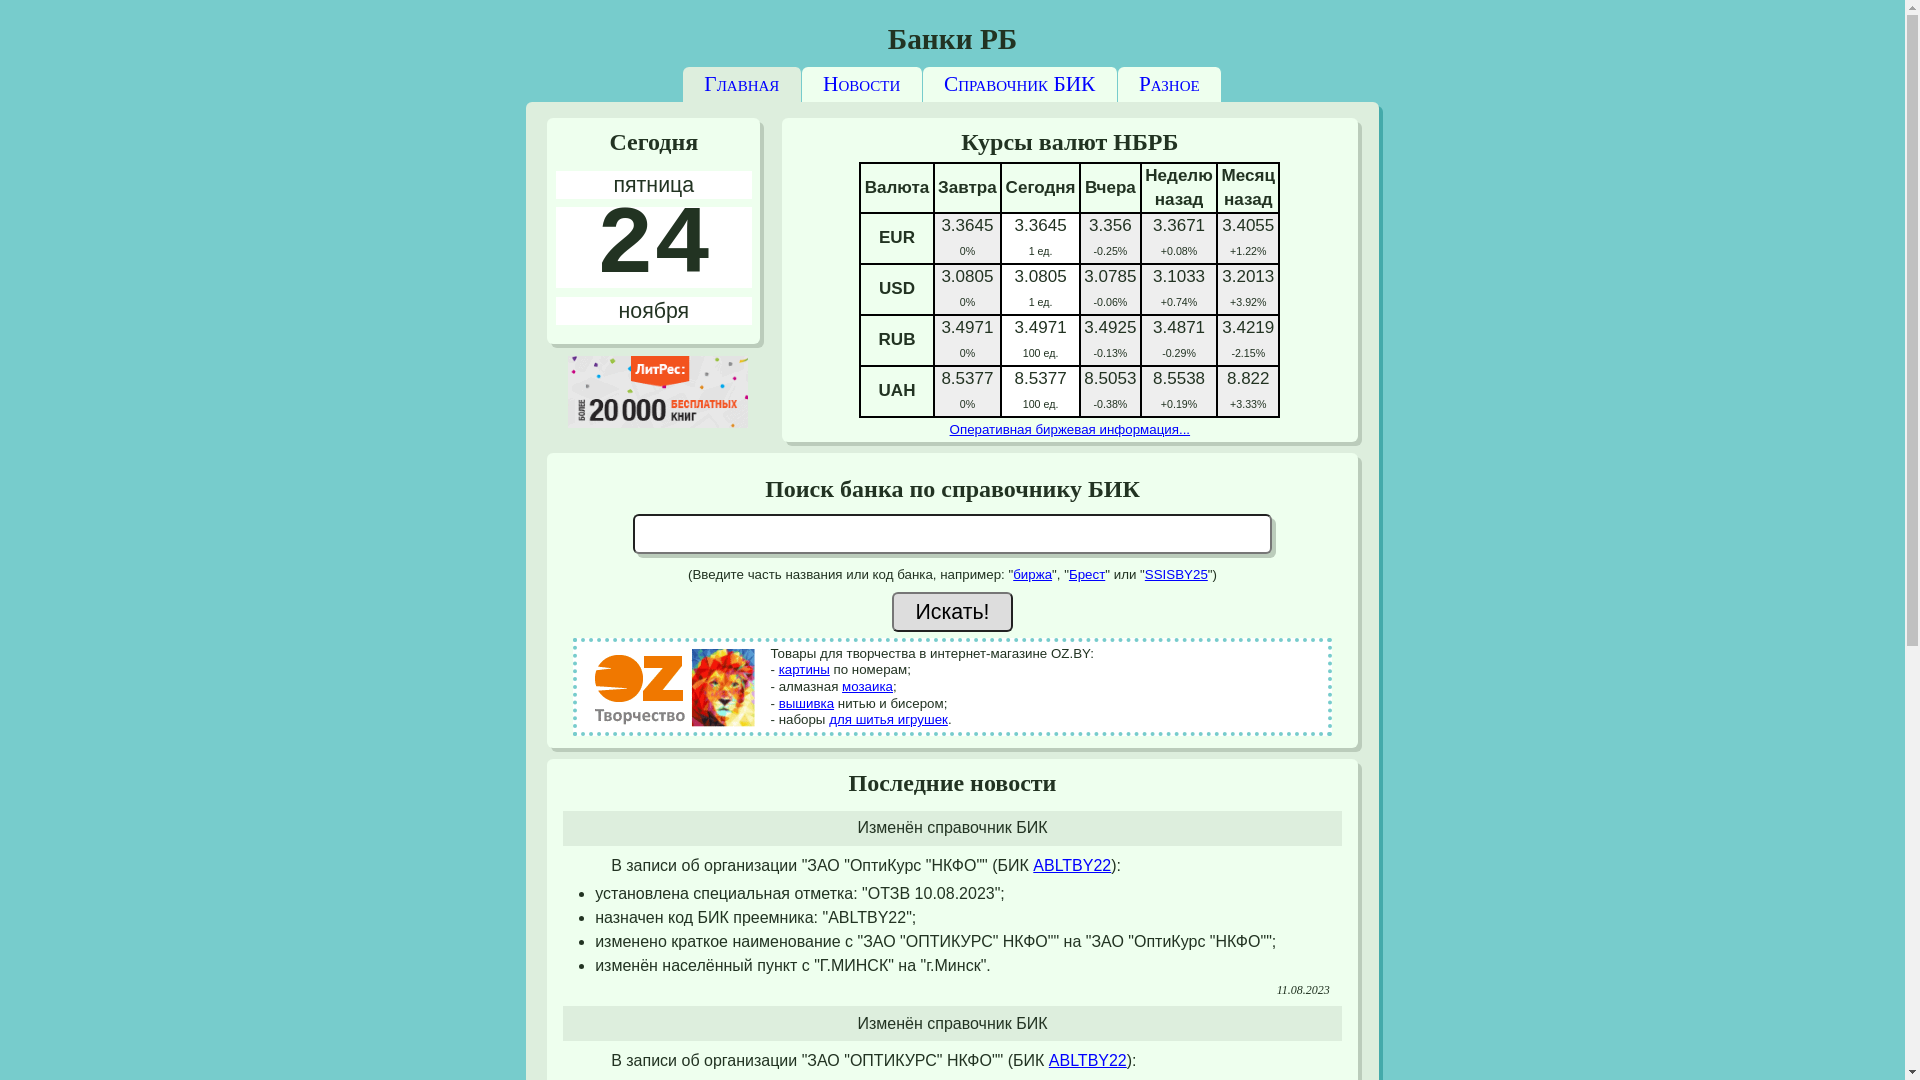 Image resolution: width=1920 pixels, height=1080 pixels. I want to click on 'ABLTBY22', so click(1032, 864).